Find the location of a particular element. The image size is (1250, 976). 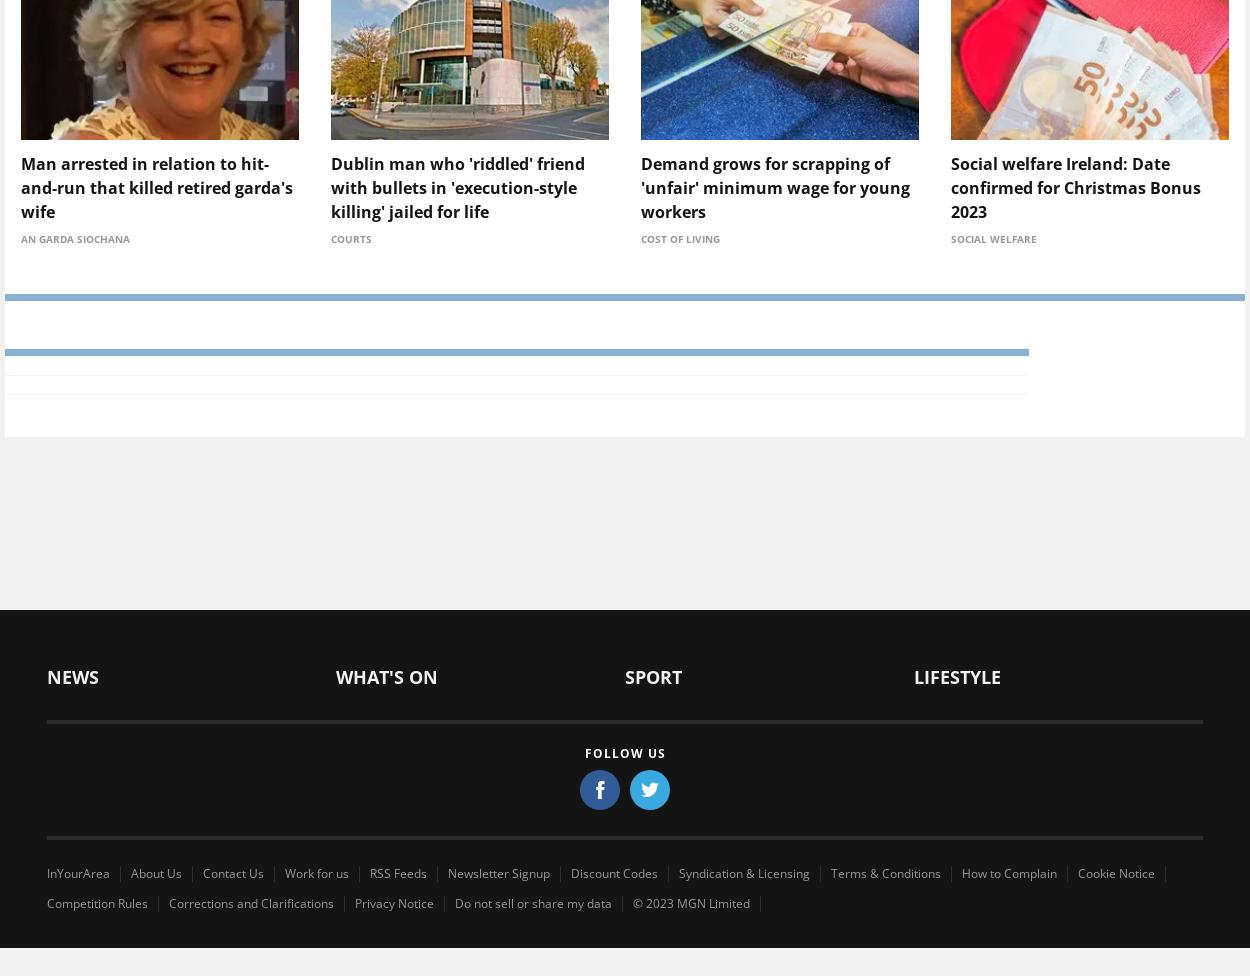

'Do not sell or share my data' is located at coordinates (533, 902).